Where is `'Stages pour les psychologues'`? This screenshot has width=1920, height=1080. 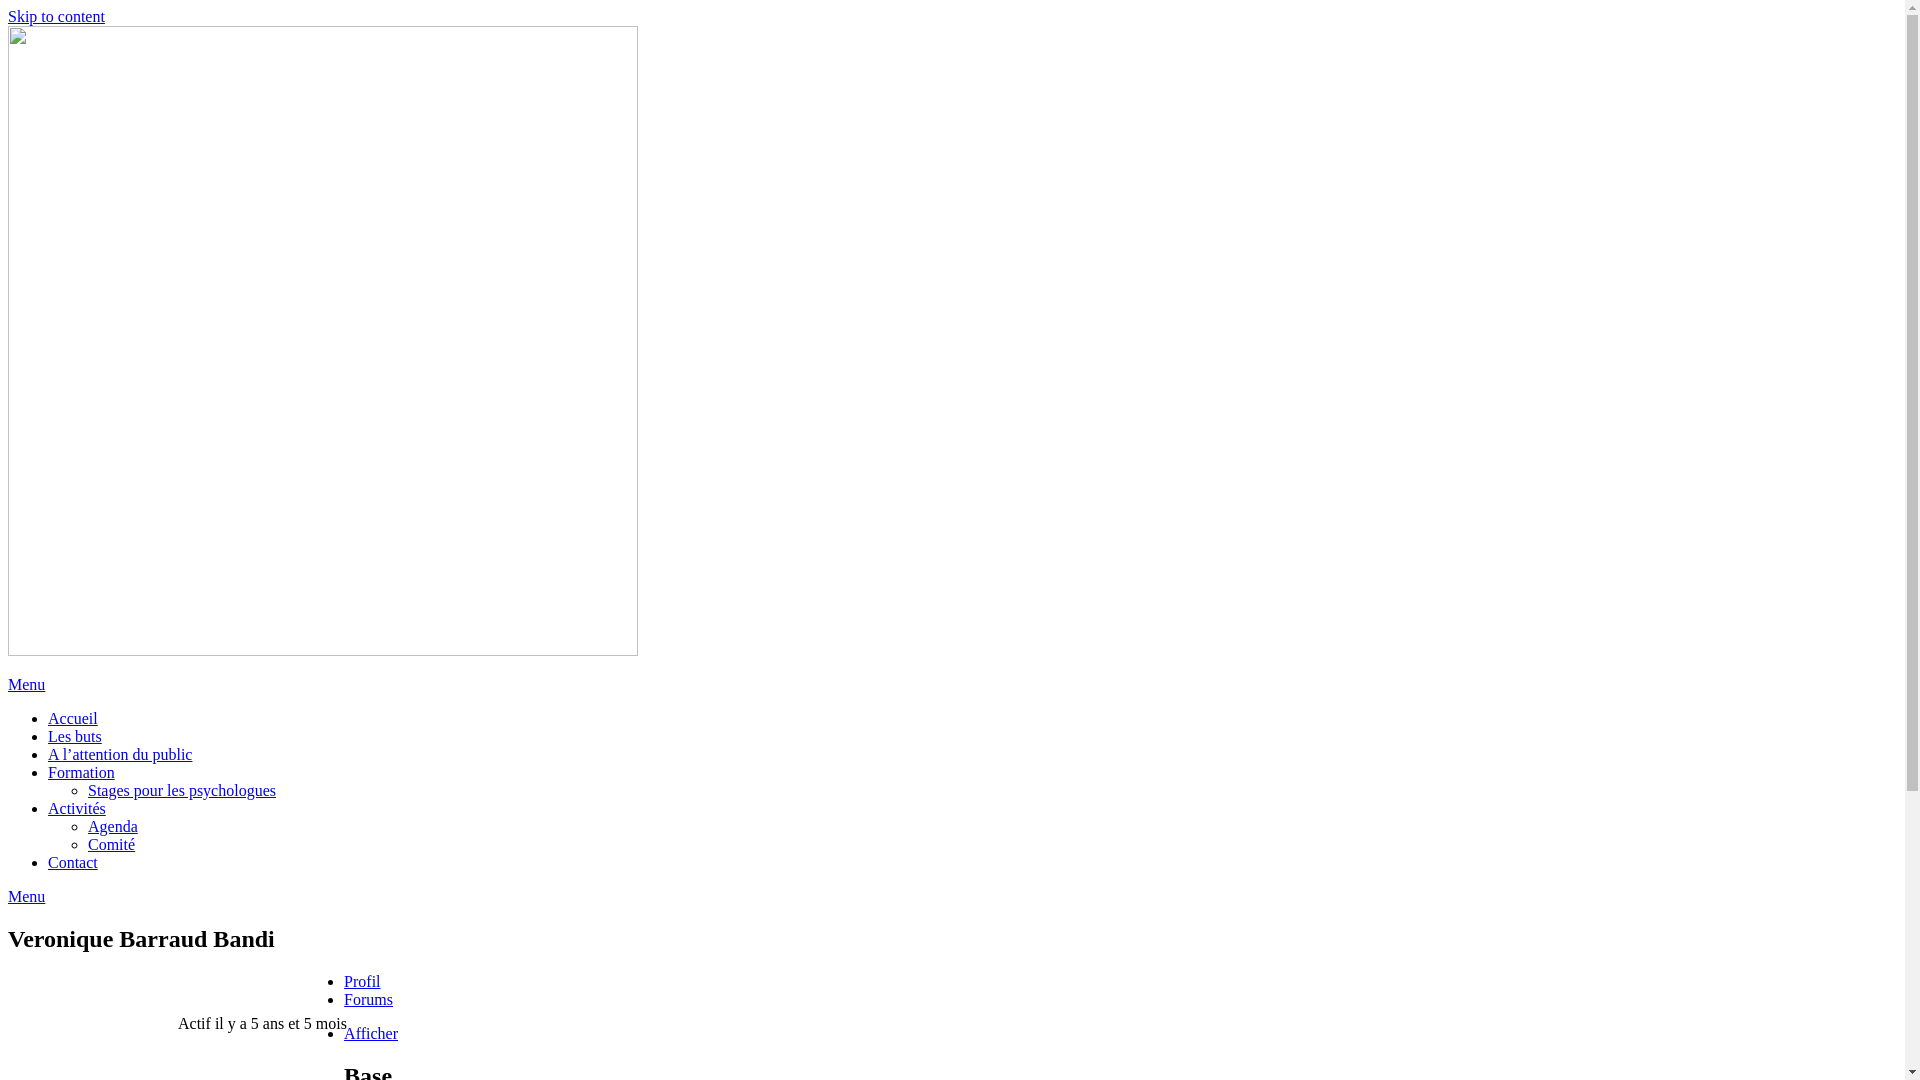 'Stages pour les psychologues' is located at coordinates (182, 789).